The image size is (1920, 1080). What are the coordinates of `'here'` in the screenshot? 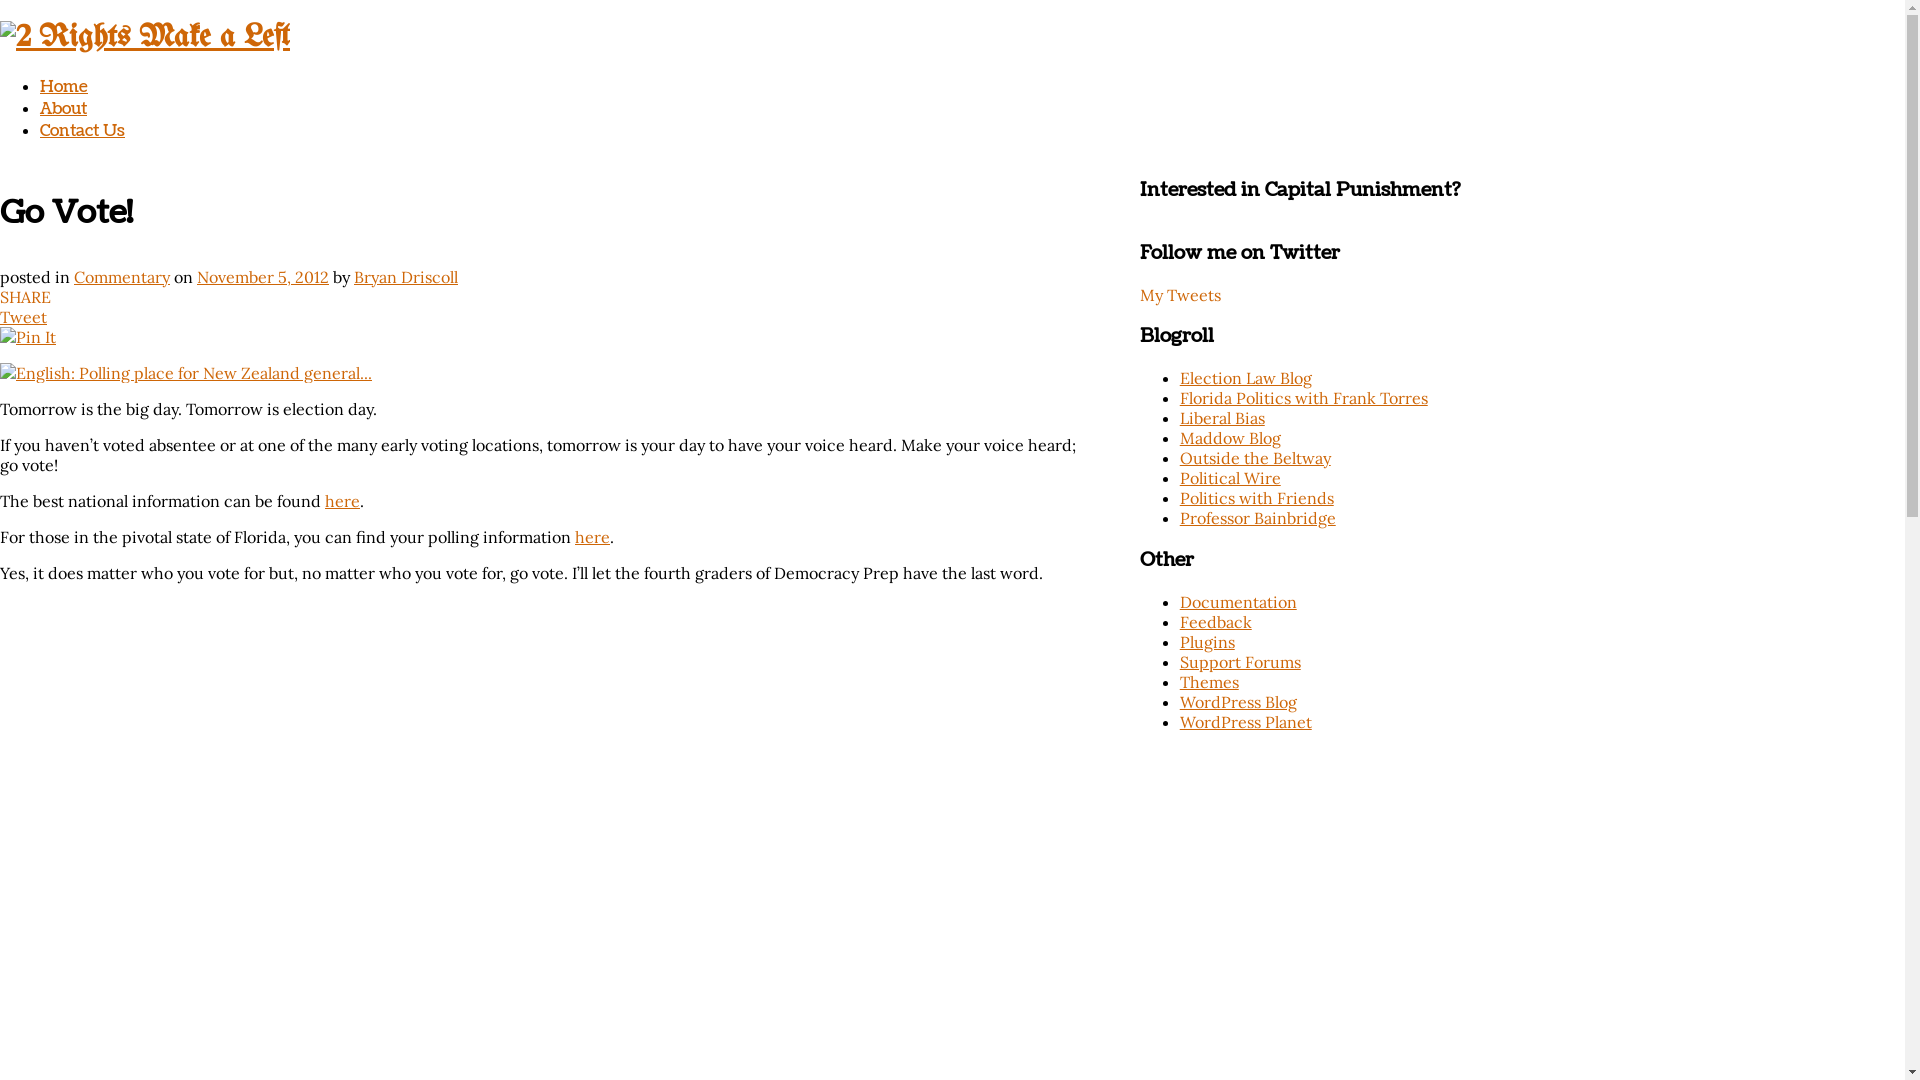 It's located at (591, 535).